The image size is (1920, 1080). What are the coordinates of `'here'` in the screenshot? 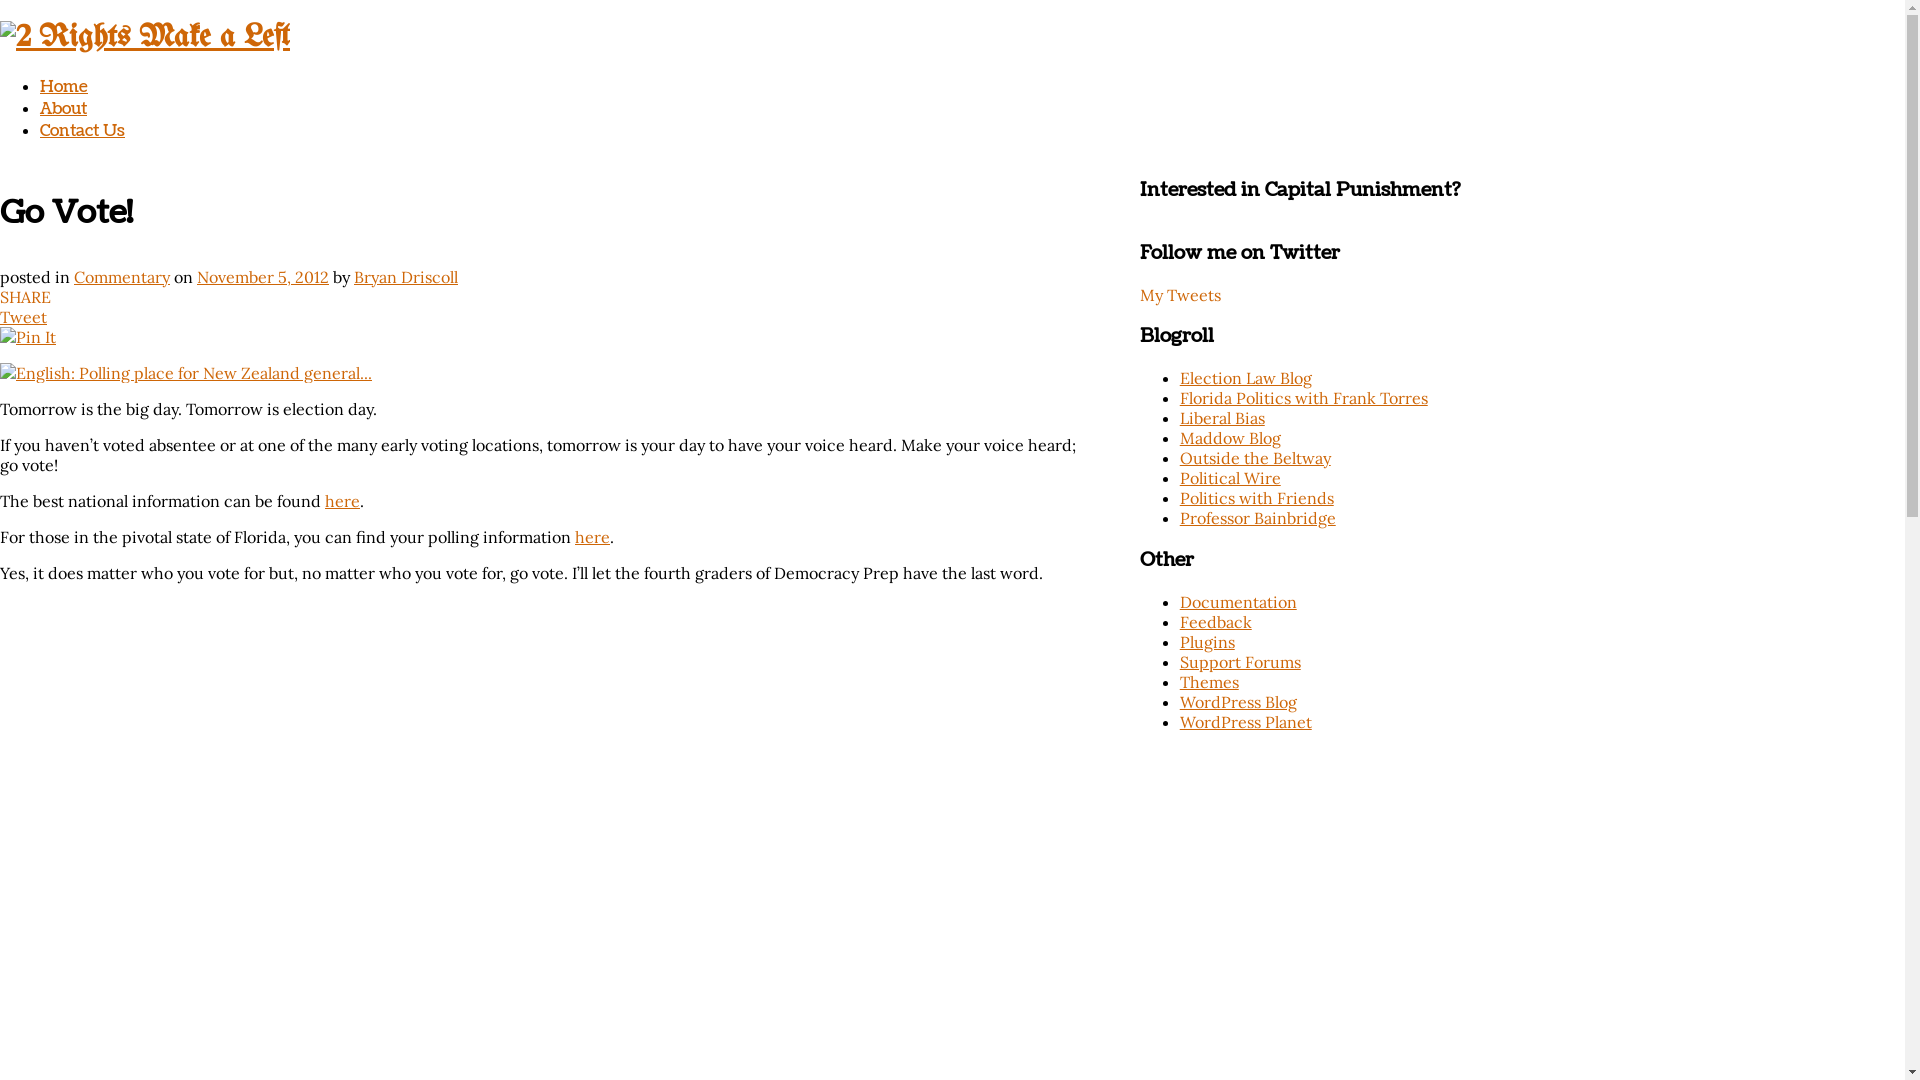 It's located at (591, 535).